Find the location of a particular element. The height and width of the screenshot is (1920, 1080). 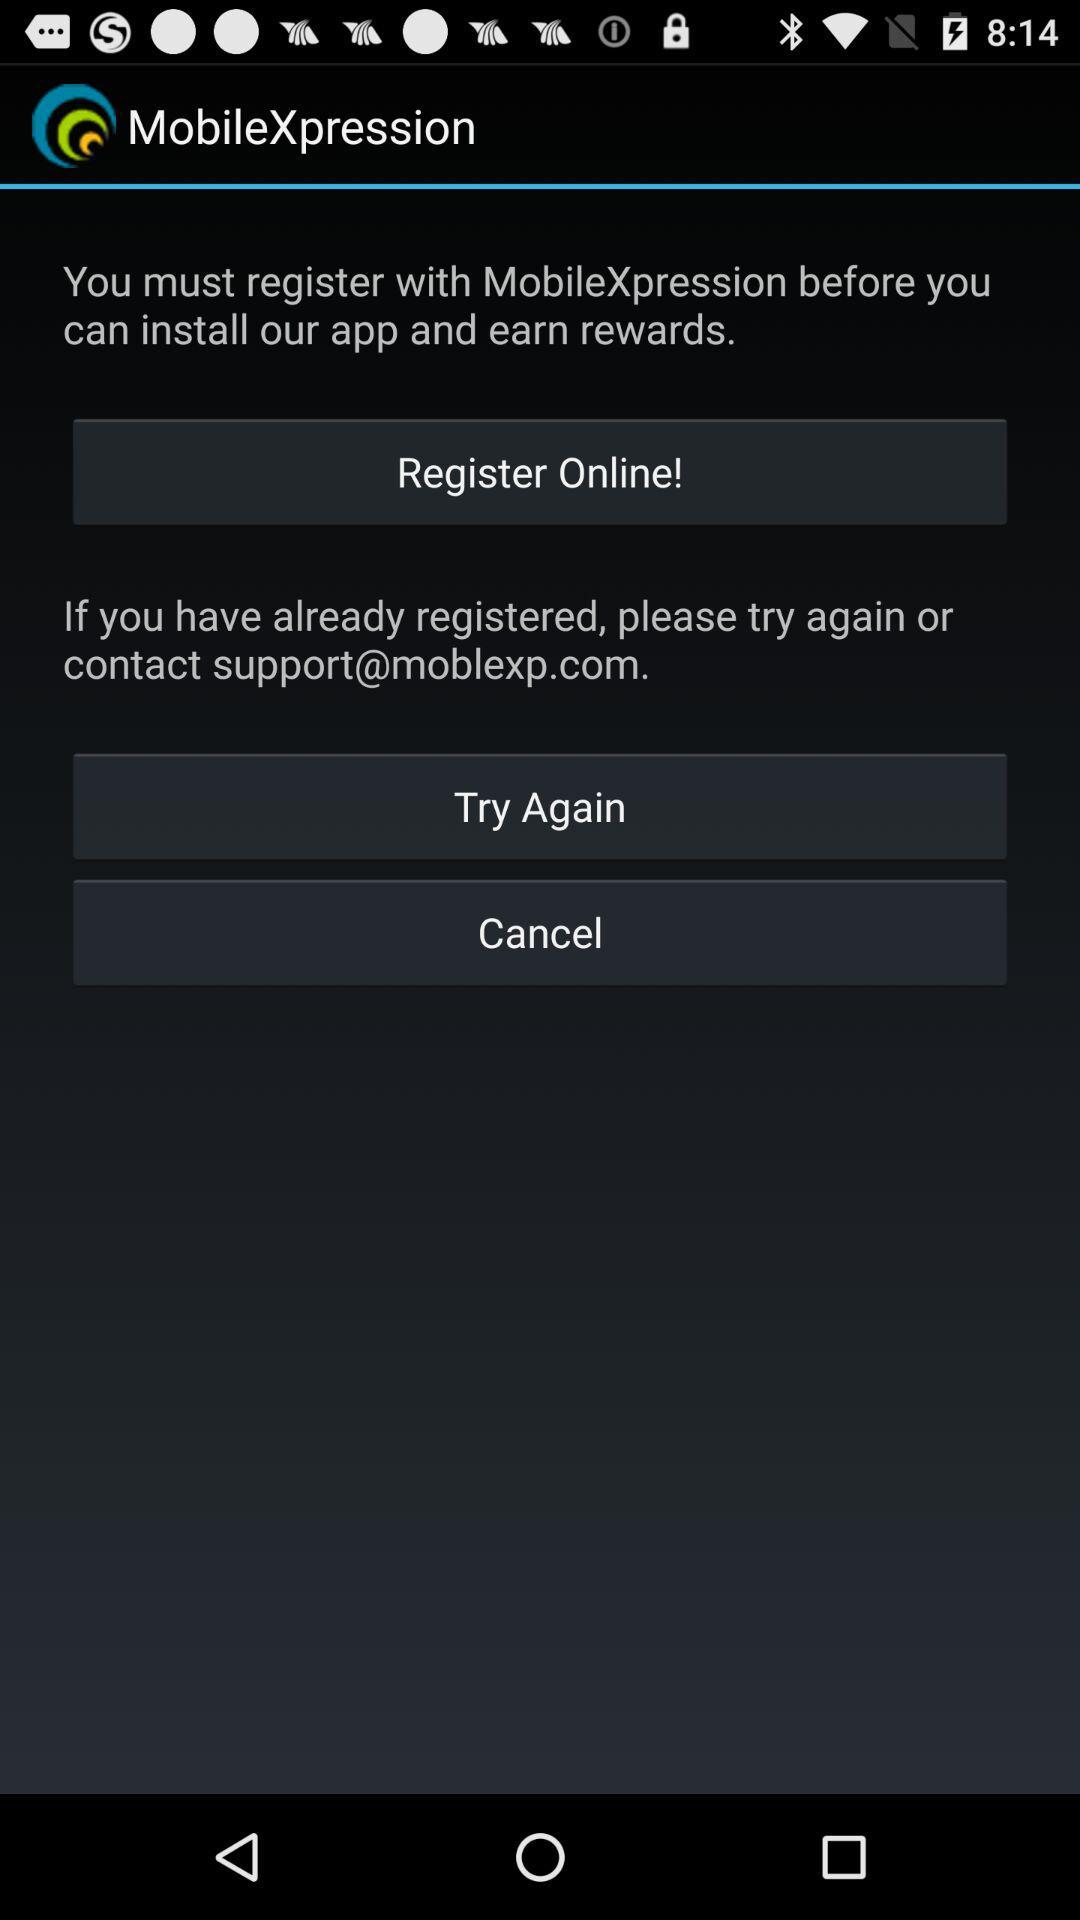

the button below try again is located at coordinates (540, 930).